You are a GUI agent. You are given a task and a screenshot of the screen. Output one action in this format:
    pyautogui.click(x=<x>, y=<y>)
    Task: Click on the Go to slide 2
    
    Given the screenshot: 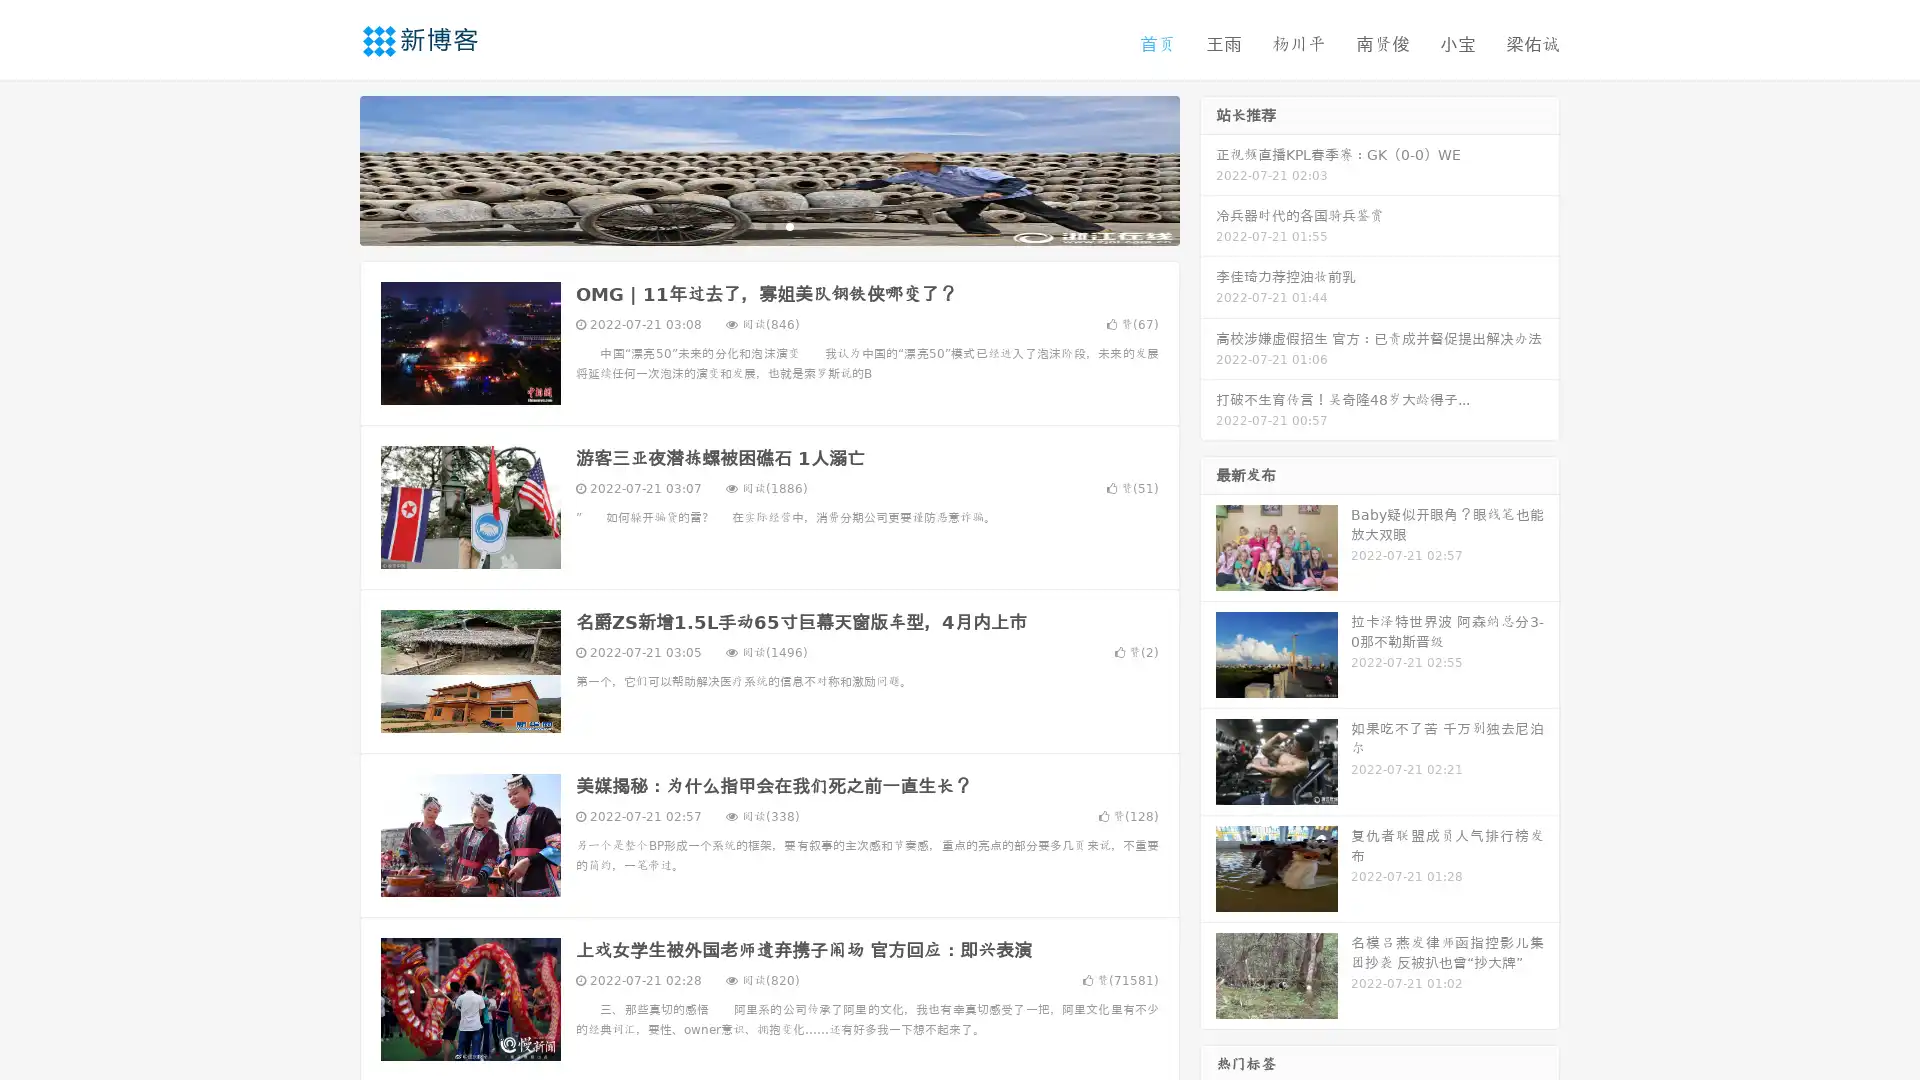 What is the action you would take?
    pyautogui.click(x=768, y=225)
    